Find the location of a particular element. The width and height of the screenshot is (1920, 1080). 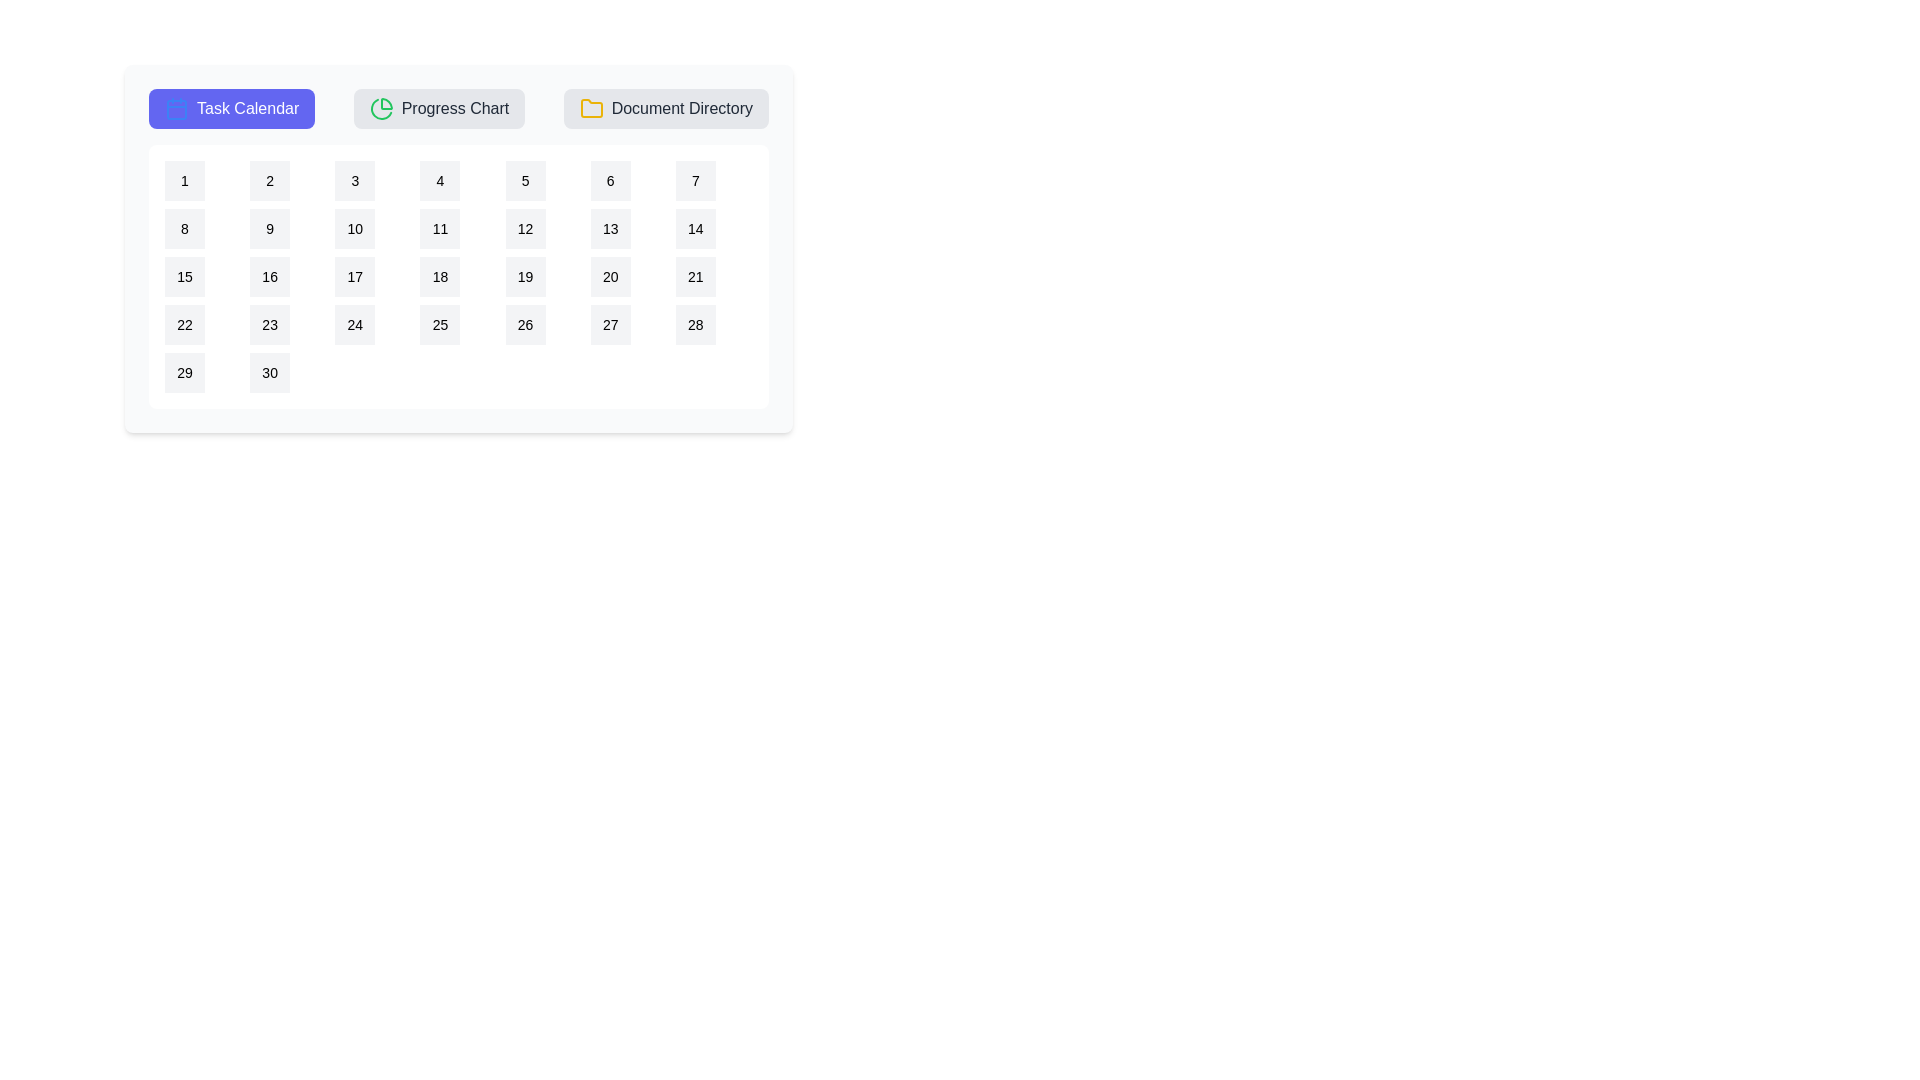

the calendar date 23 is located at coordinates (268, 323).